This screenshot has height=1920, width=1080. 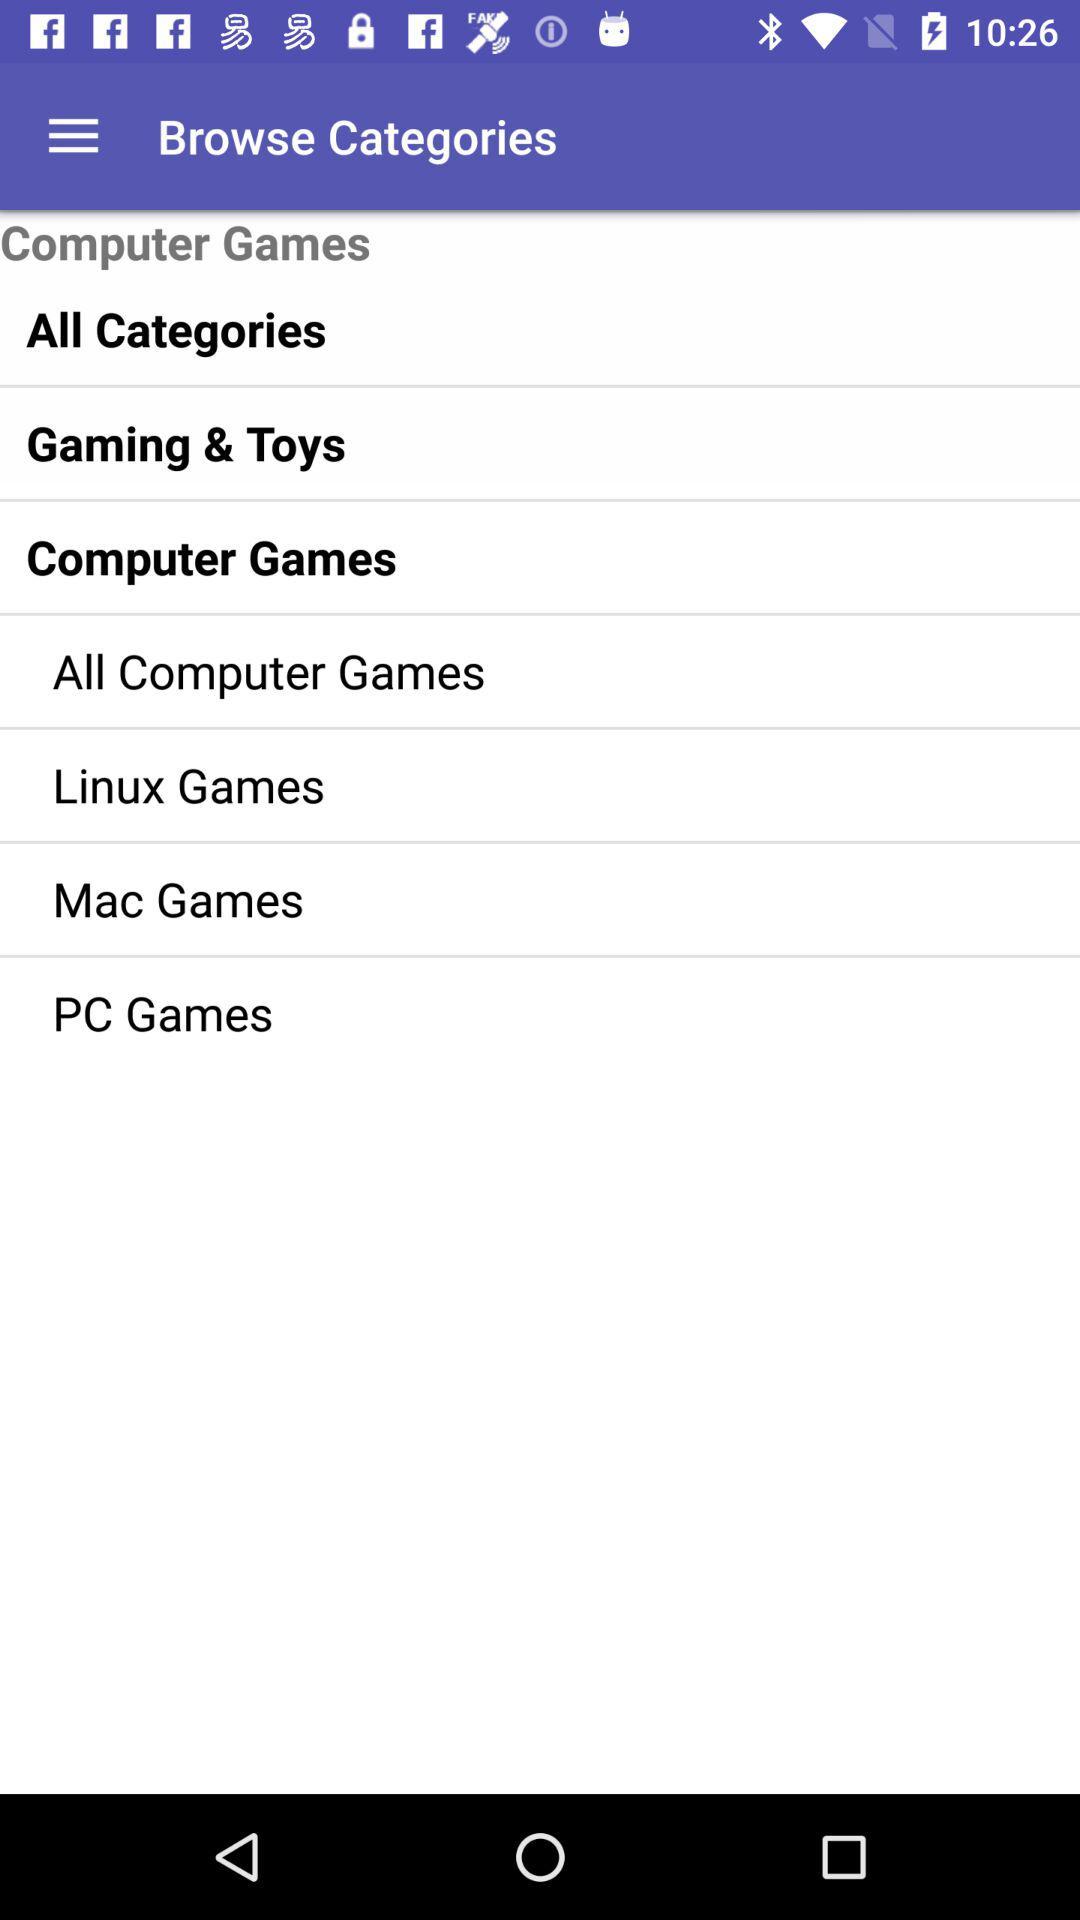 I want to click on the icon above pc games item, so click(x=510, y=897).